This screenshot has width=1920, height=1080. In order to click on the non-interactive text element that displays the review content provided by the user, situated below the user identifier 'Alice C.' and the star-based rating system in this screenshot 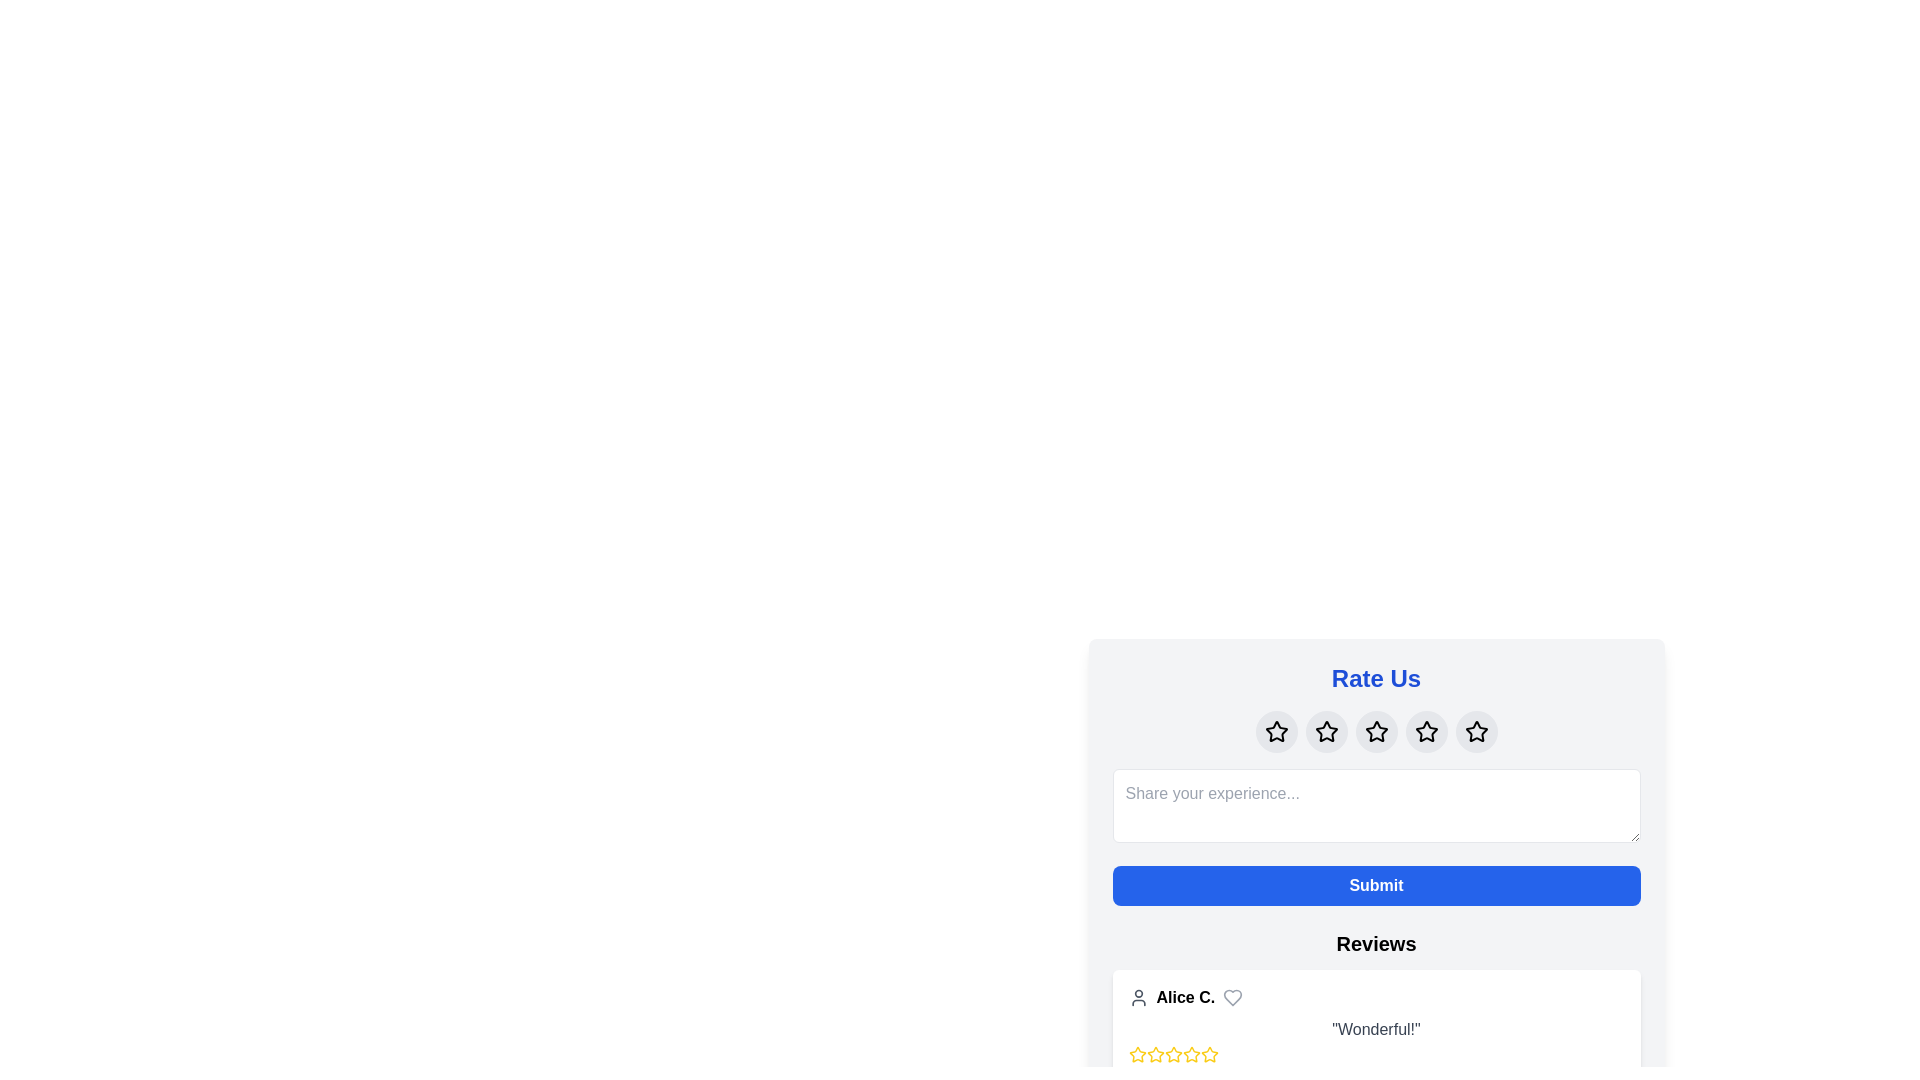, I will do `click(1375, 1029)`.